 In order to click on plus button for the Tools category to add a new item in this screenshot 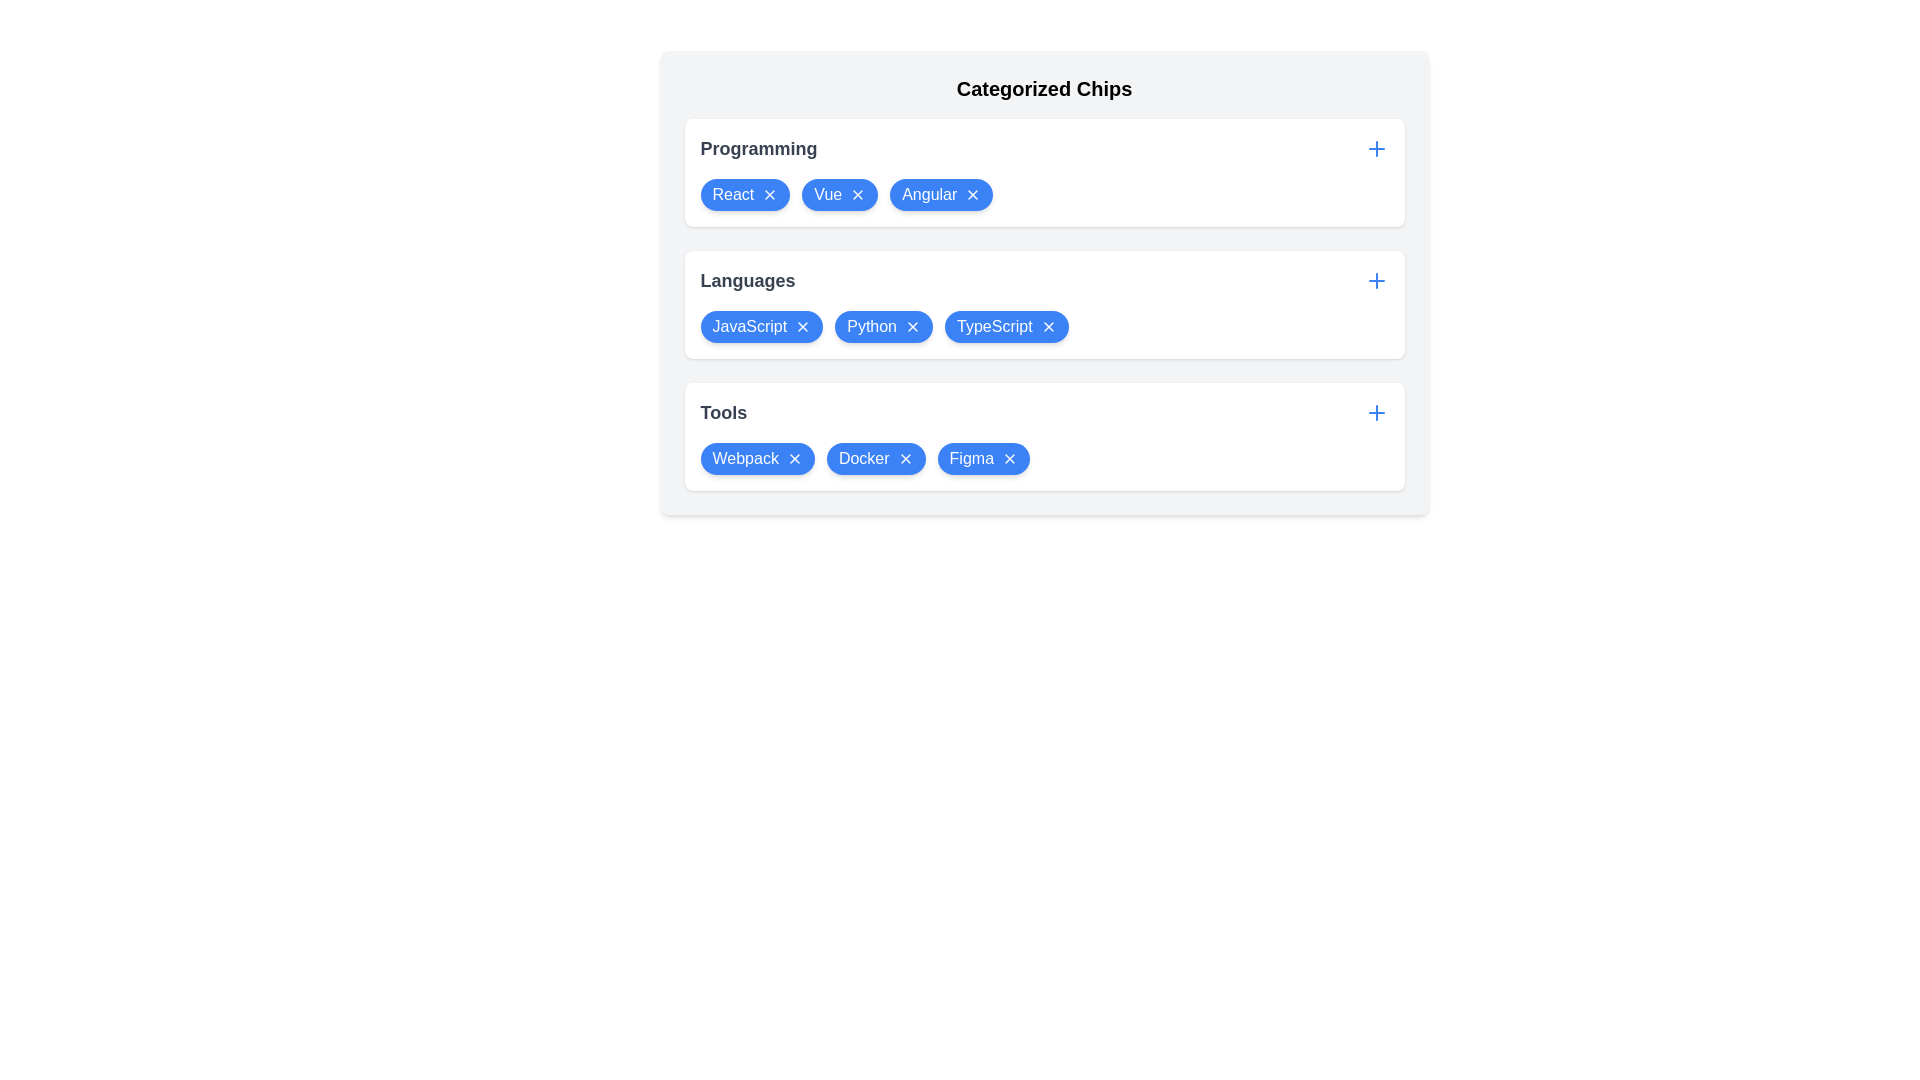, I will do `click(1375, 411)`.